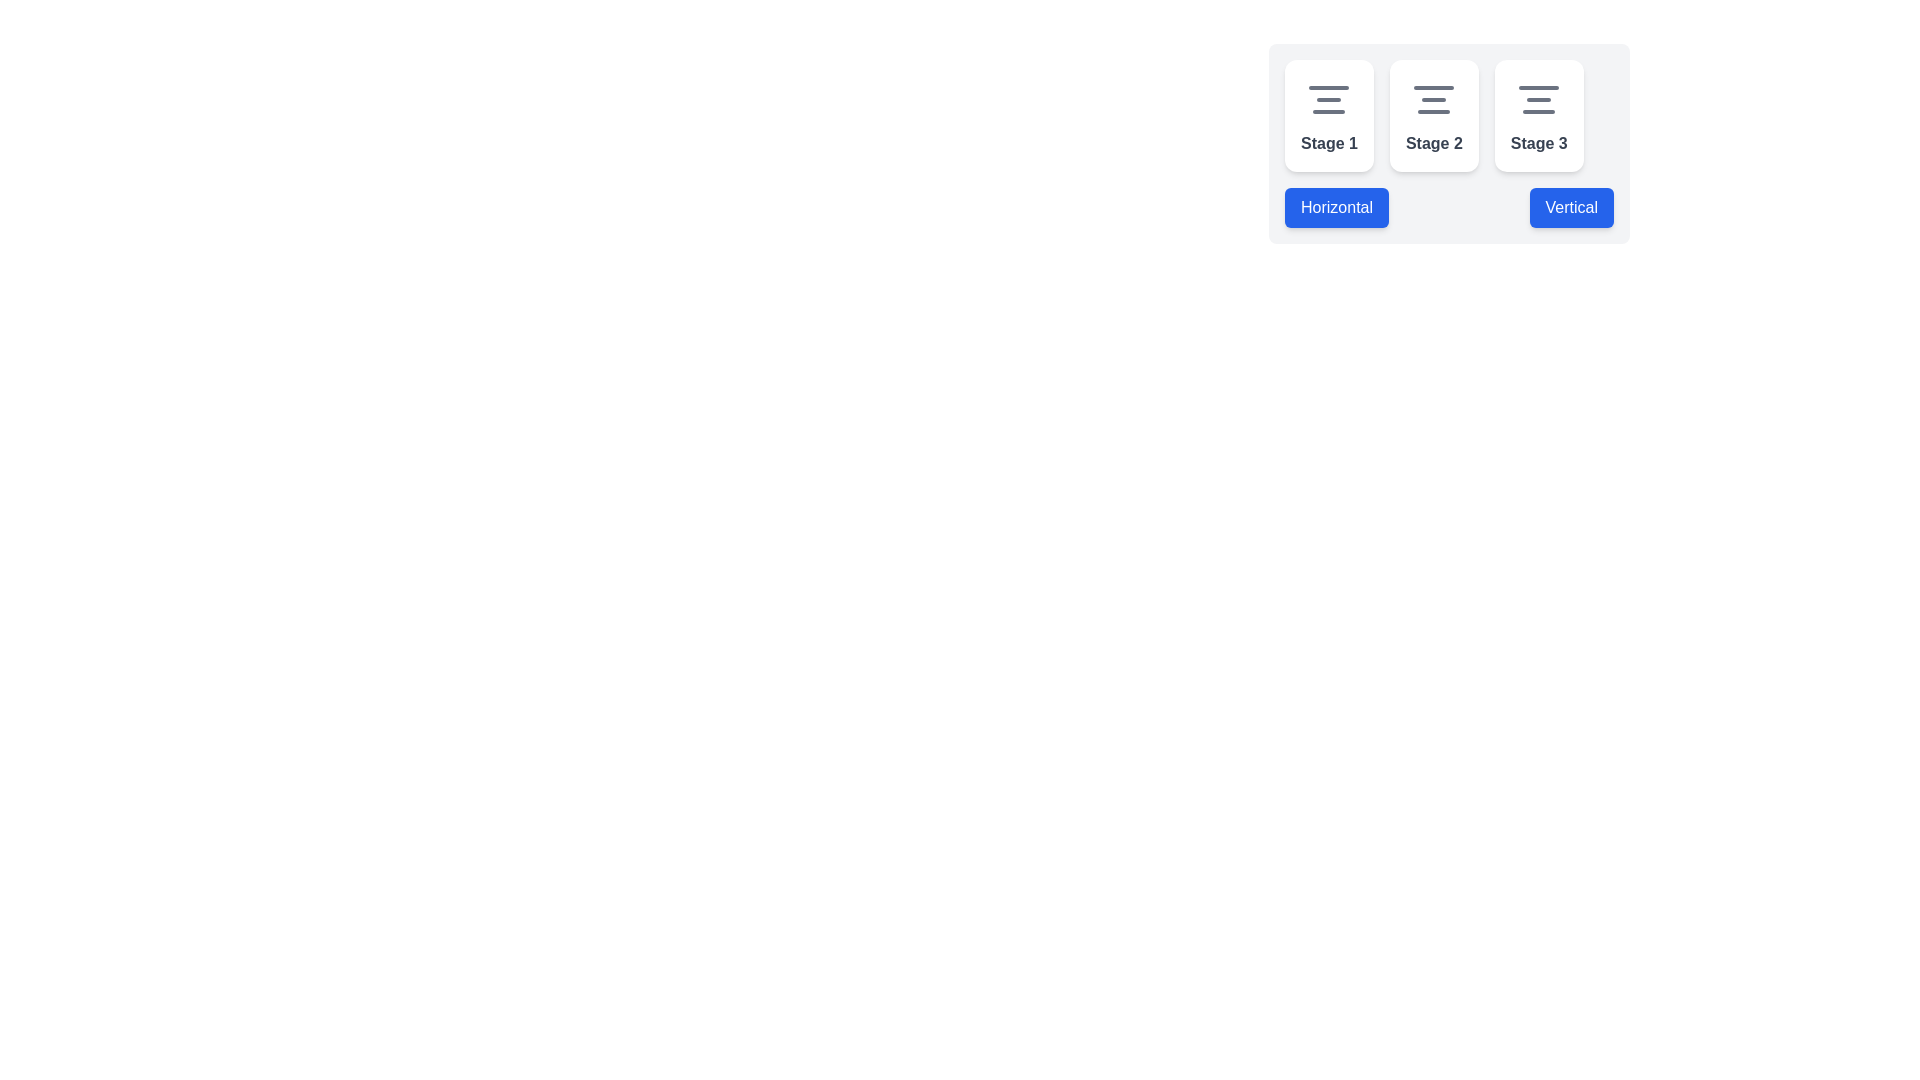 The width and height of the screenshot is (1920, 1080). I want to click on the SVG-based icon with three horizontal lines, styled in light gray, positioned at the top center of the 'Stage 3' card, so click(1538, 100).